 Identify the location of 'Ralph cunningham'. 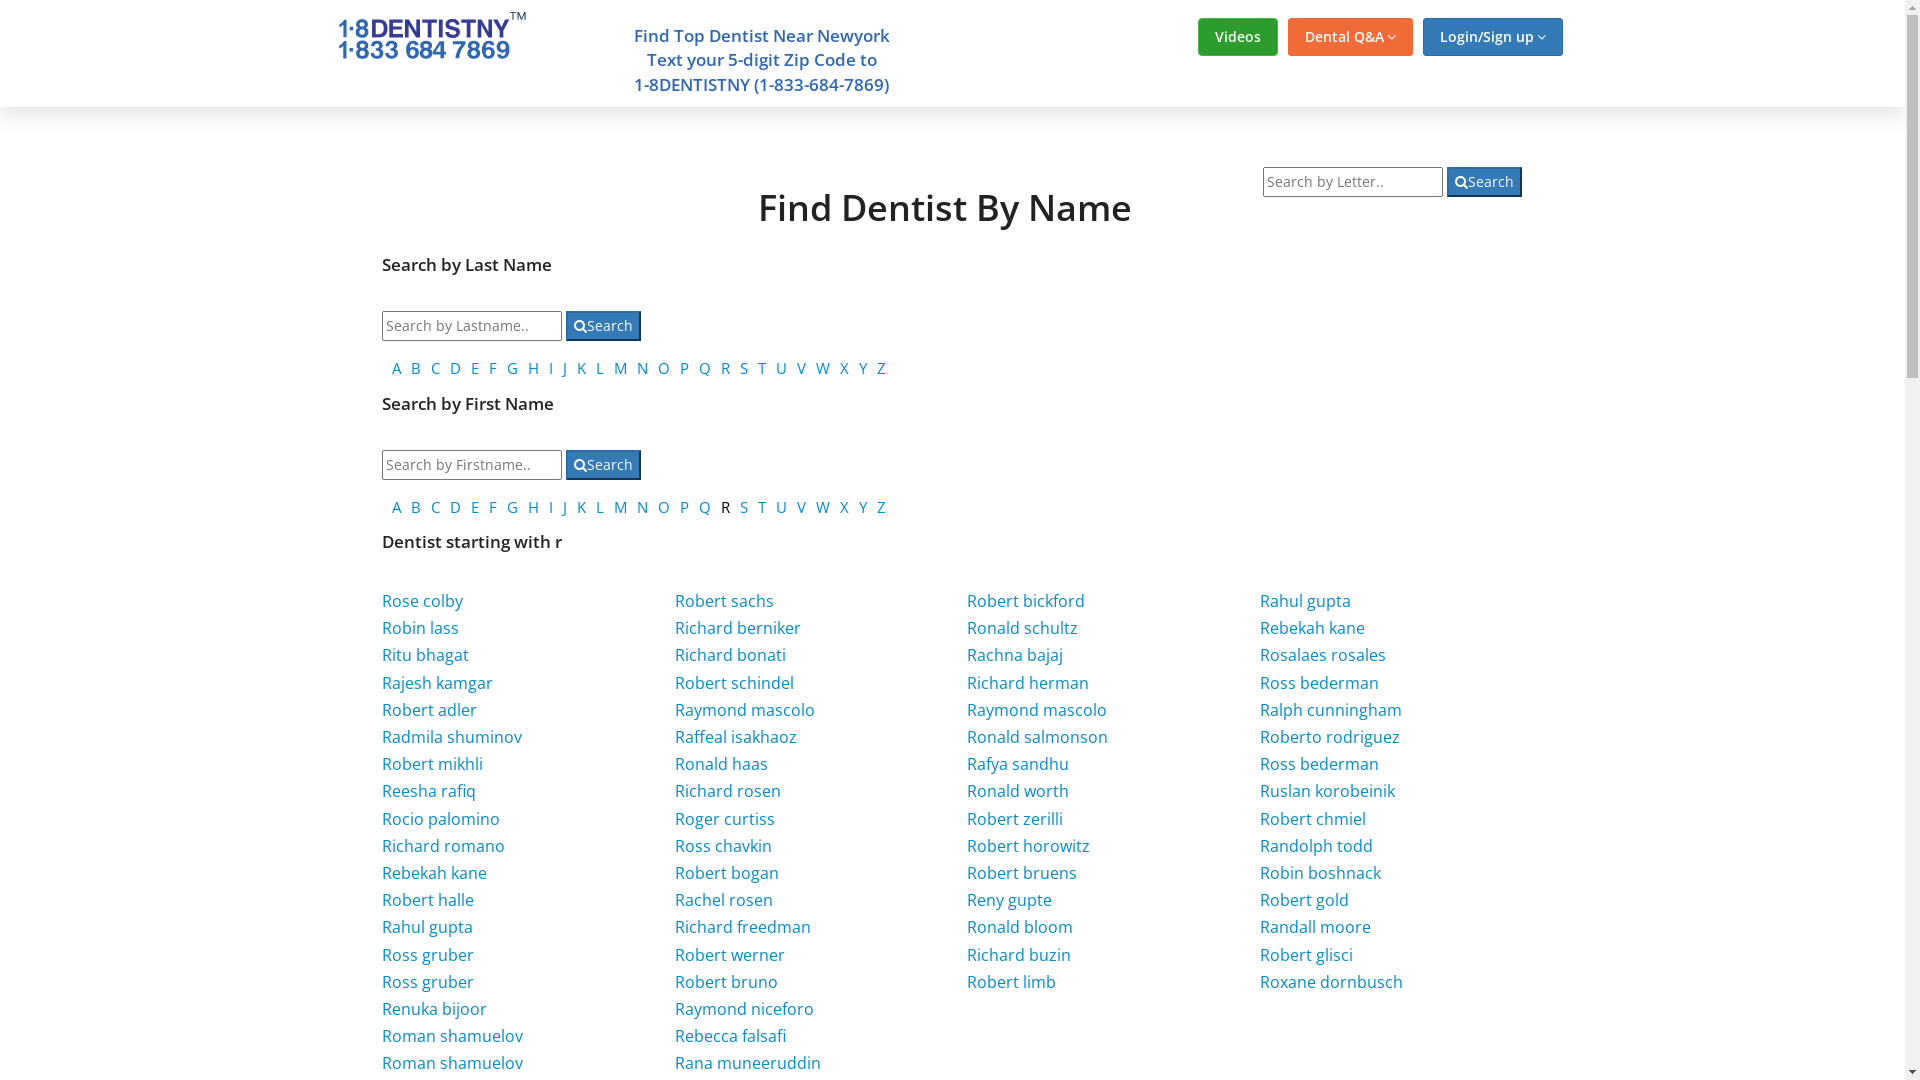
(1330, 708).